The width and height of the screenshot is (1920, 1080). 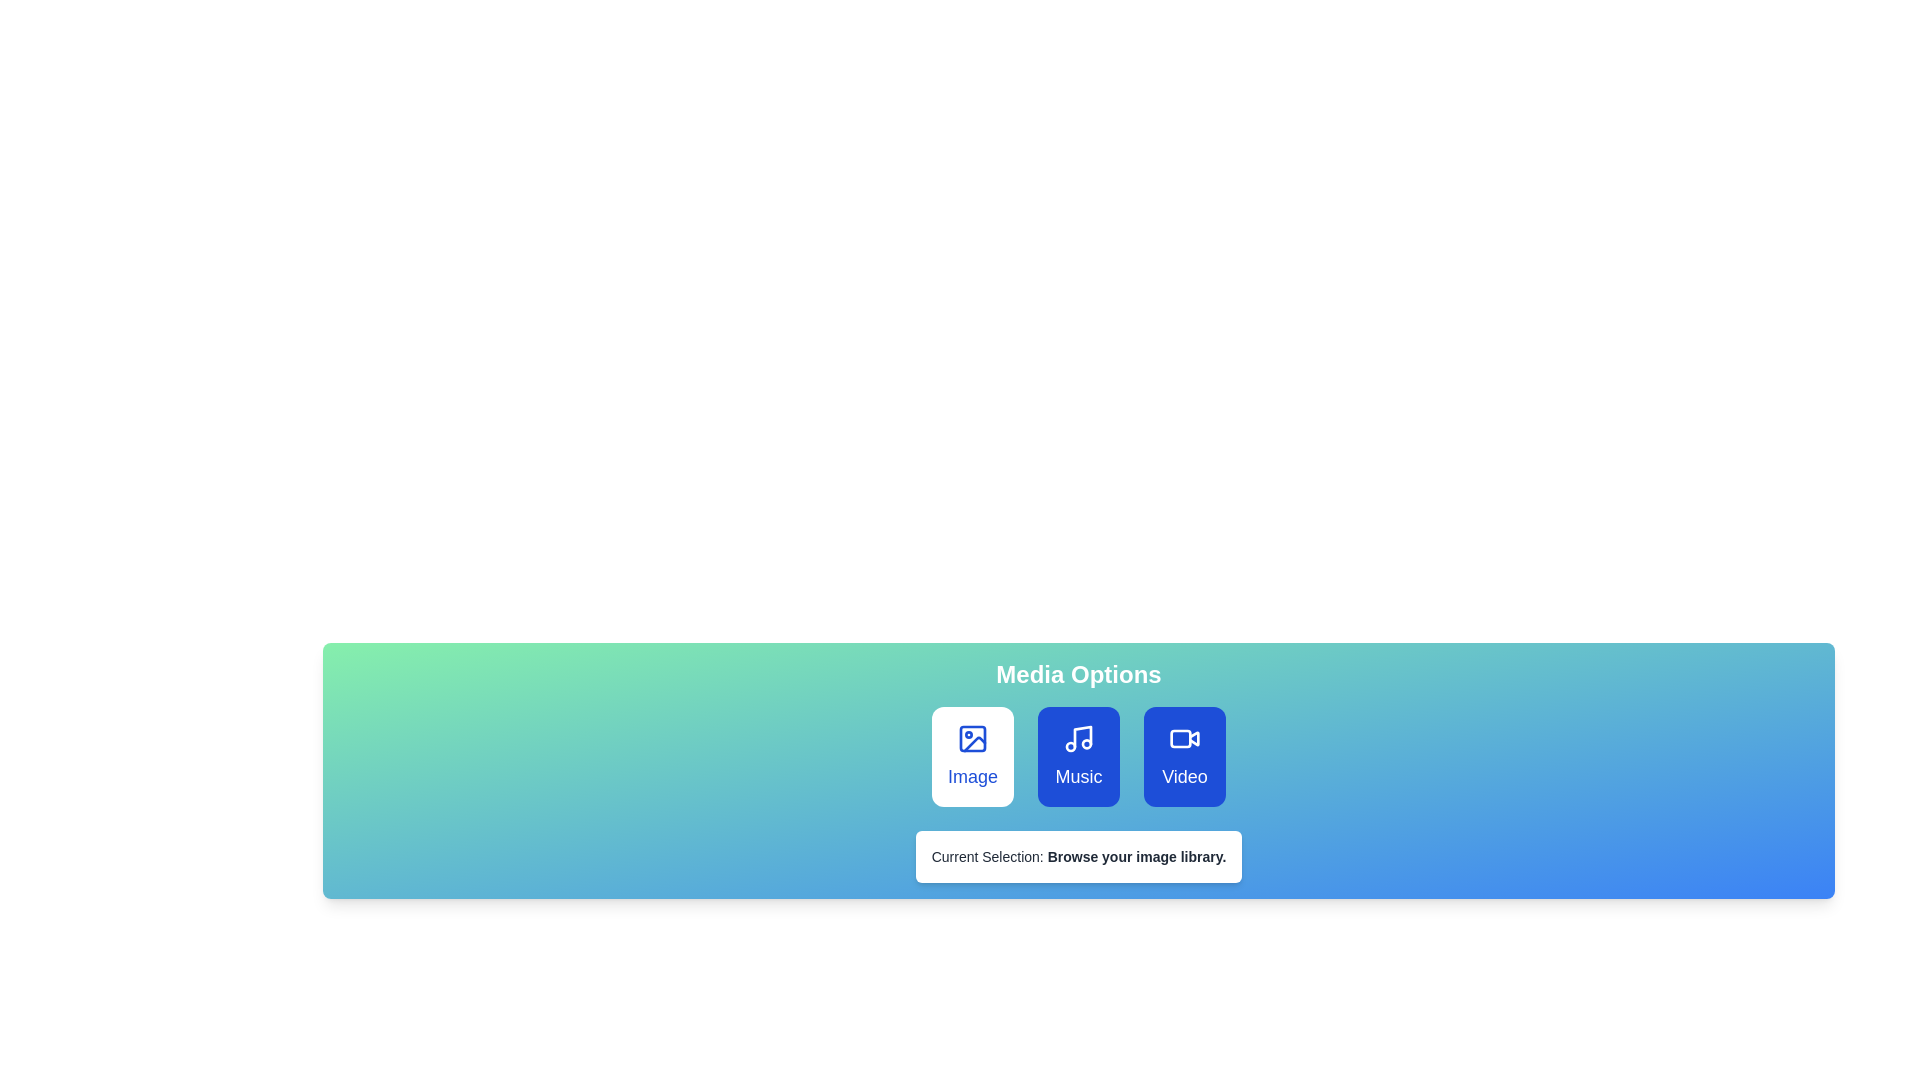 I want to click on the triangular icon within the blue 'Video' button, so click(x=1194, y=737).